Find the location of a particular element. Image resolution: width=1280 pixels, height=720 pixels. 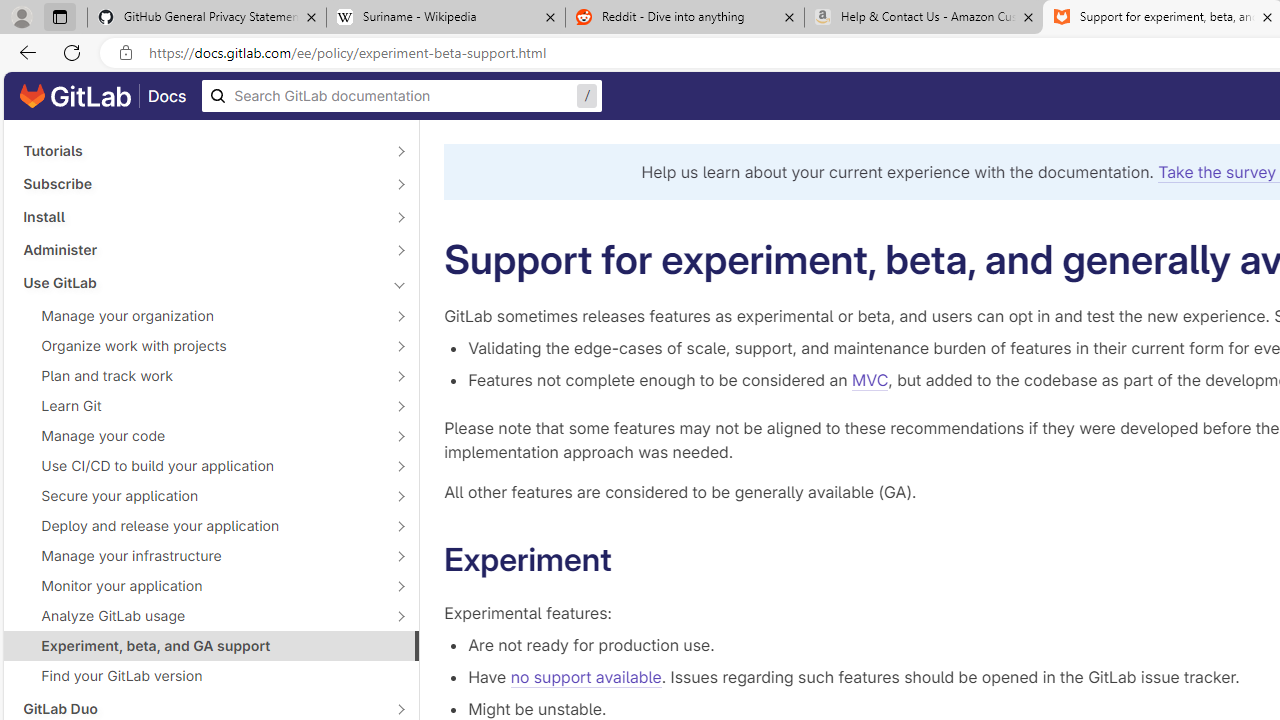

'Use CI/CD to build your application' is located at coordinates (200, 465).